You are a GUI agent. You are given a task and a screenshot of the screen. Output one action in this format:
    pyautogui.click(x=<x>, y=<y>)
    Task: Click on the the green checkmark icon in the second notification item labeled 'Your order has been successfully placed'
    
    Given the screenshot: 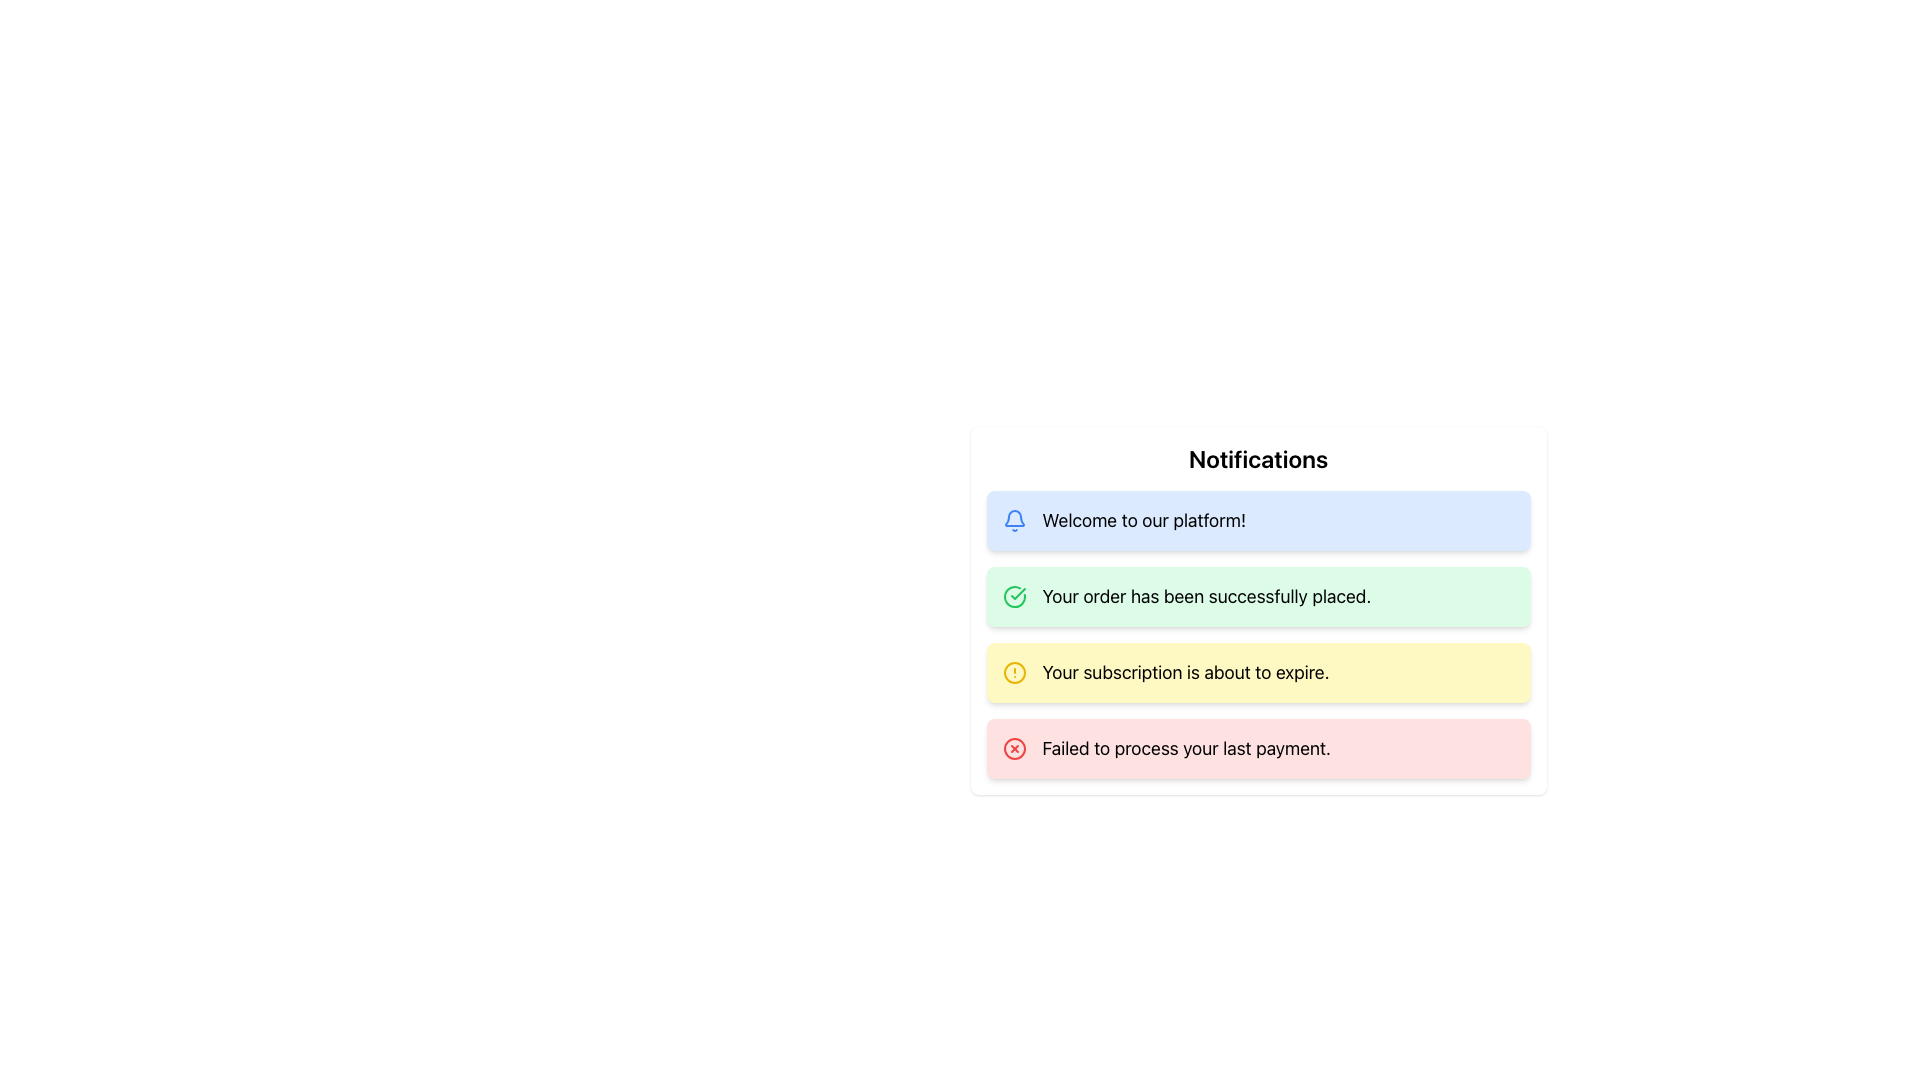 What is the action you would take?
    pyautogui.click(x=1017, y=593)
    